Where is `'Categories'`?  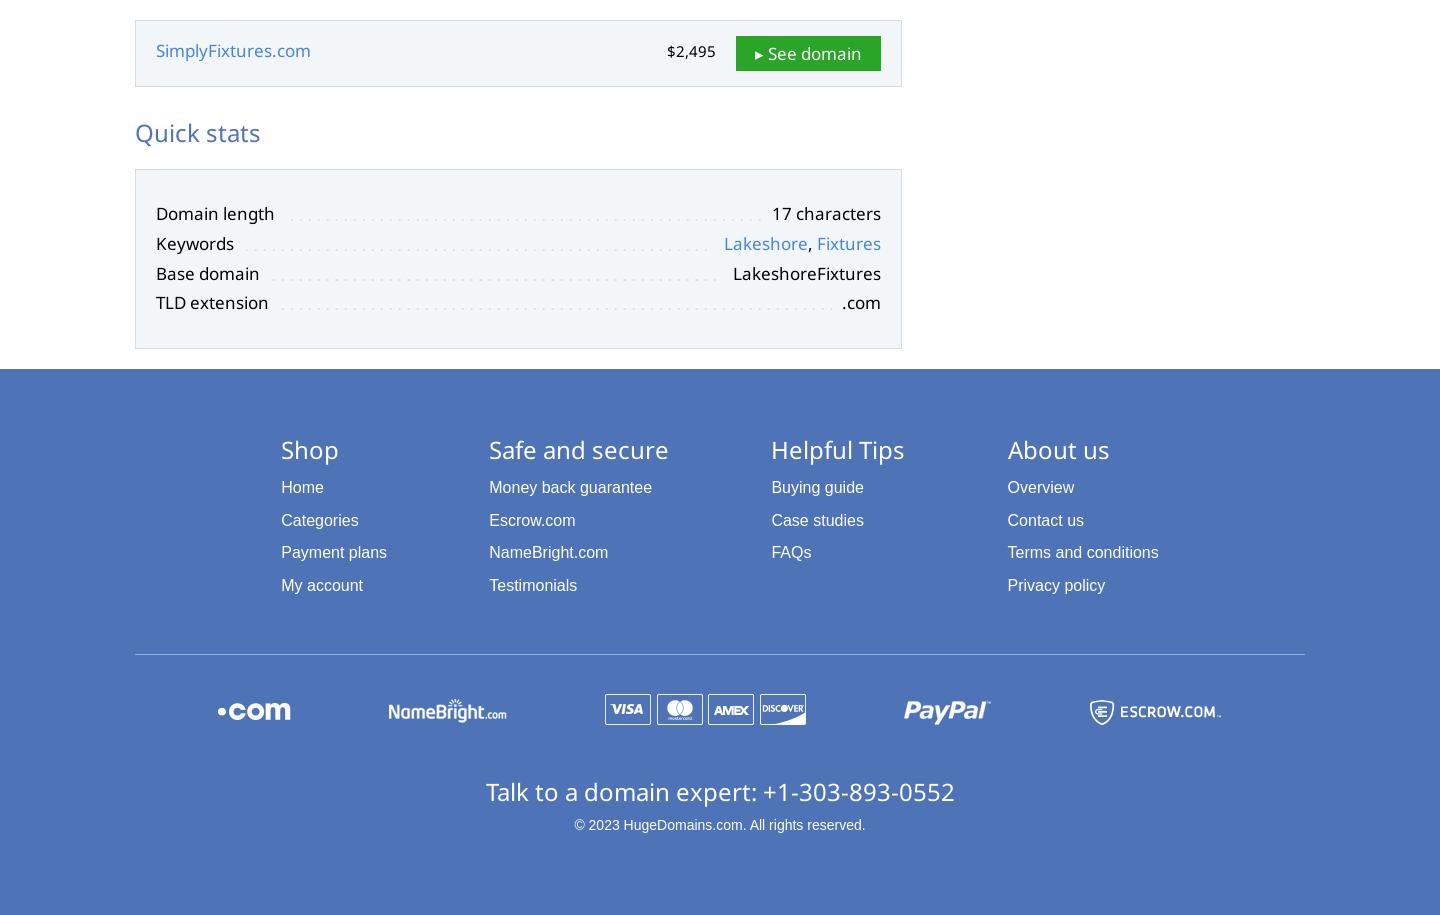
'Categories' is located at coordinates (319, 519).